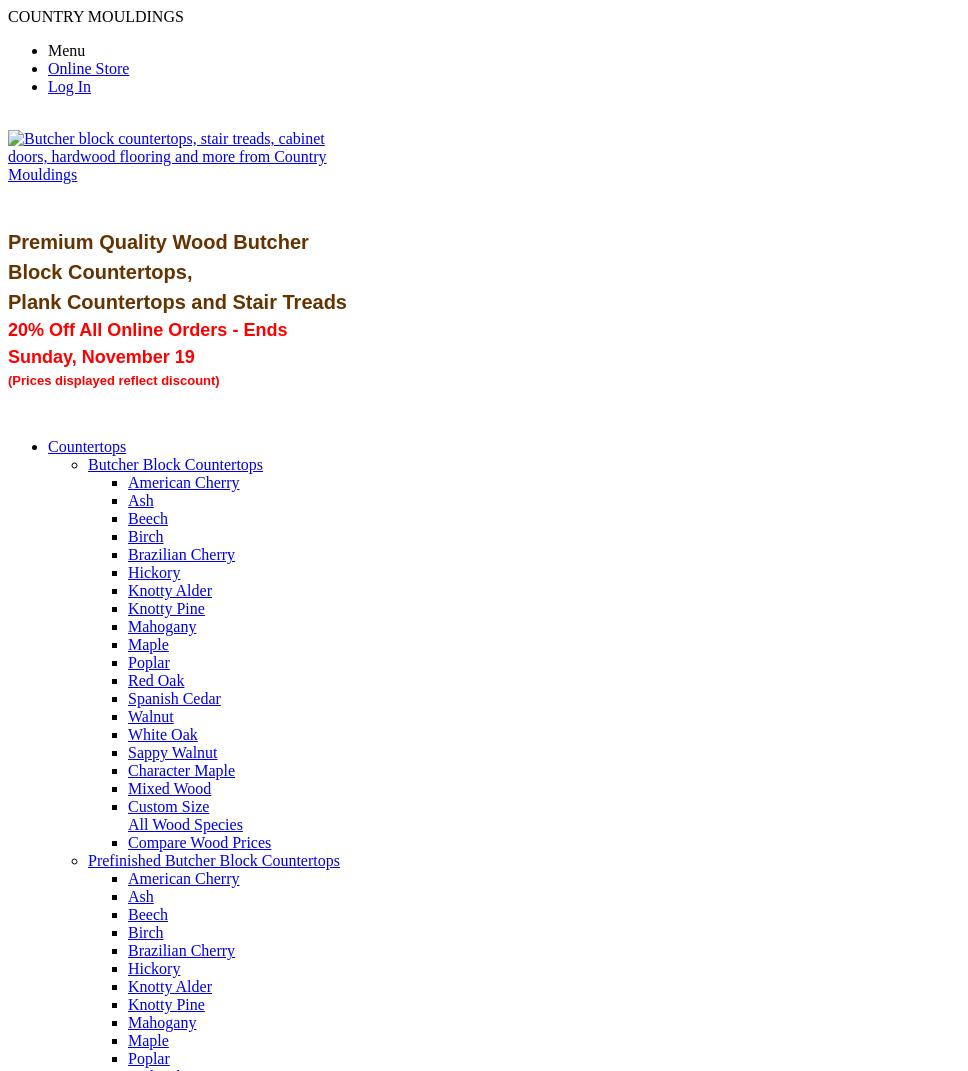  Describe the element at coordinates (95, 15) in the screenshot. I see `'COUNTRY MOULDINGS'` at that location.